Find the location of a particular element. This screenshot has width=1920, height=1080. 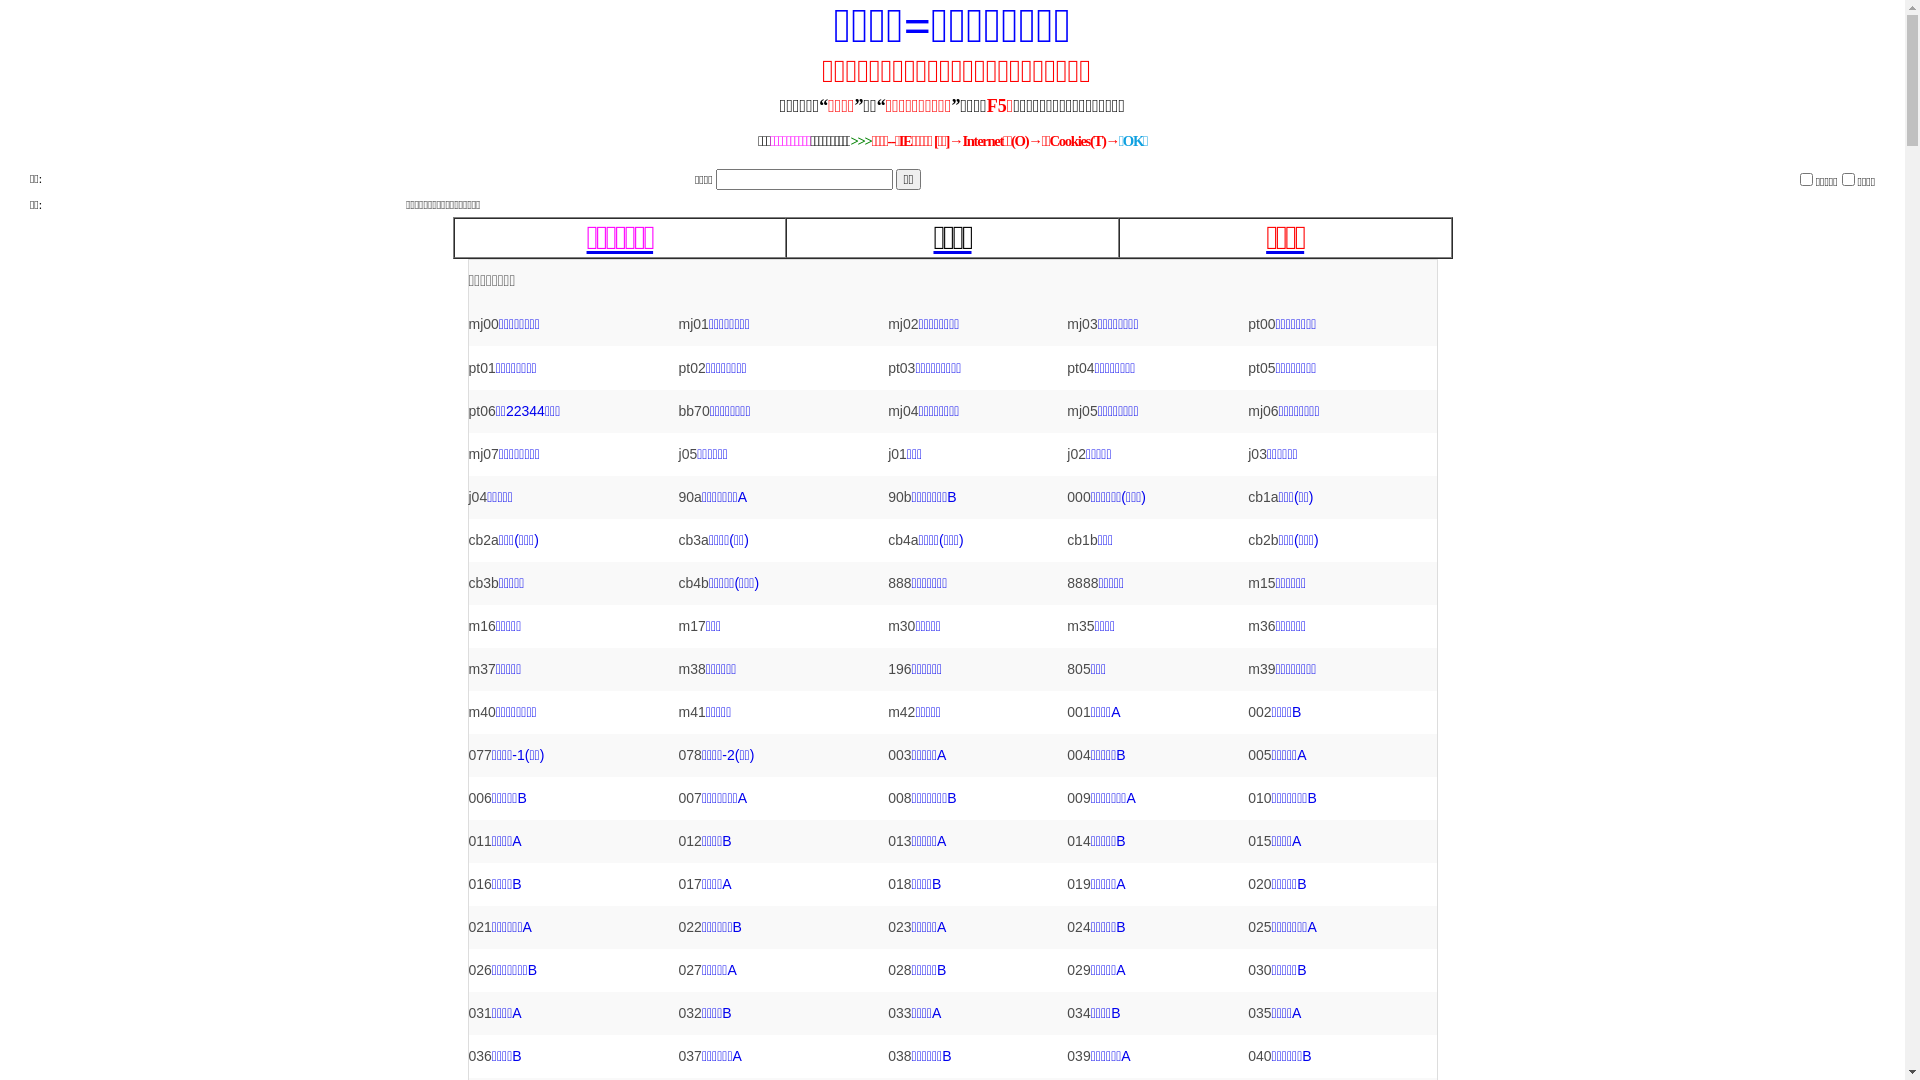

'014' is located at coordinates (1077, 840).